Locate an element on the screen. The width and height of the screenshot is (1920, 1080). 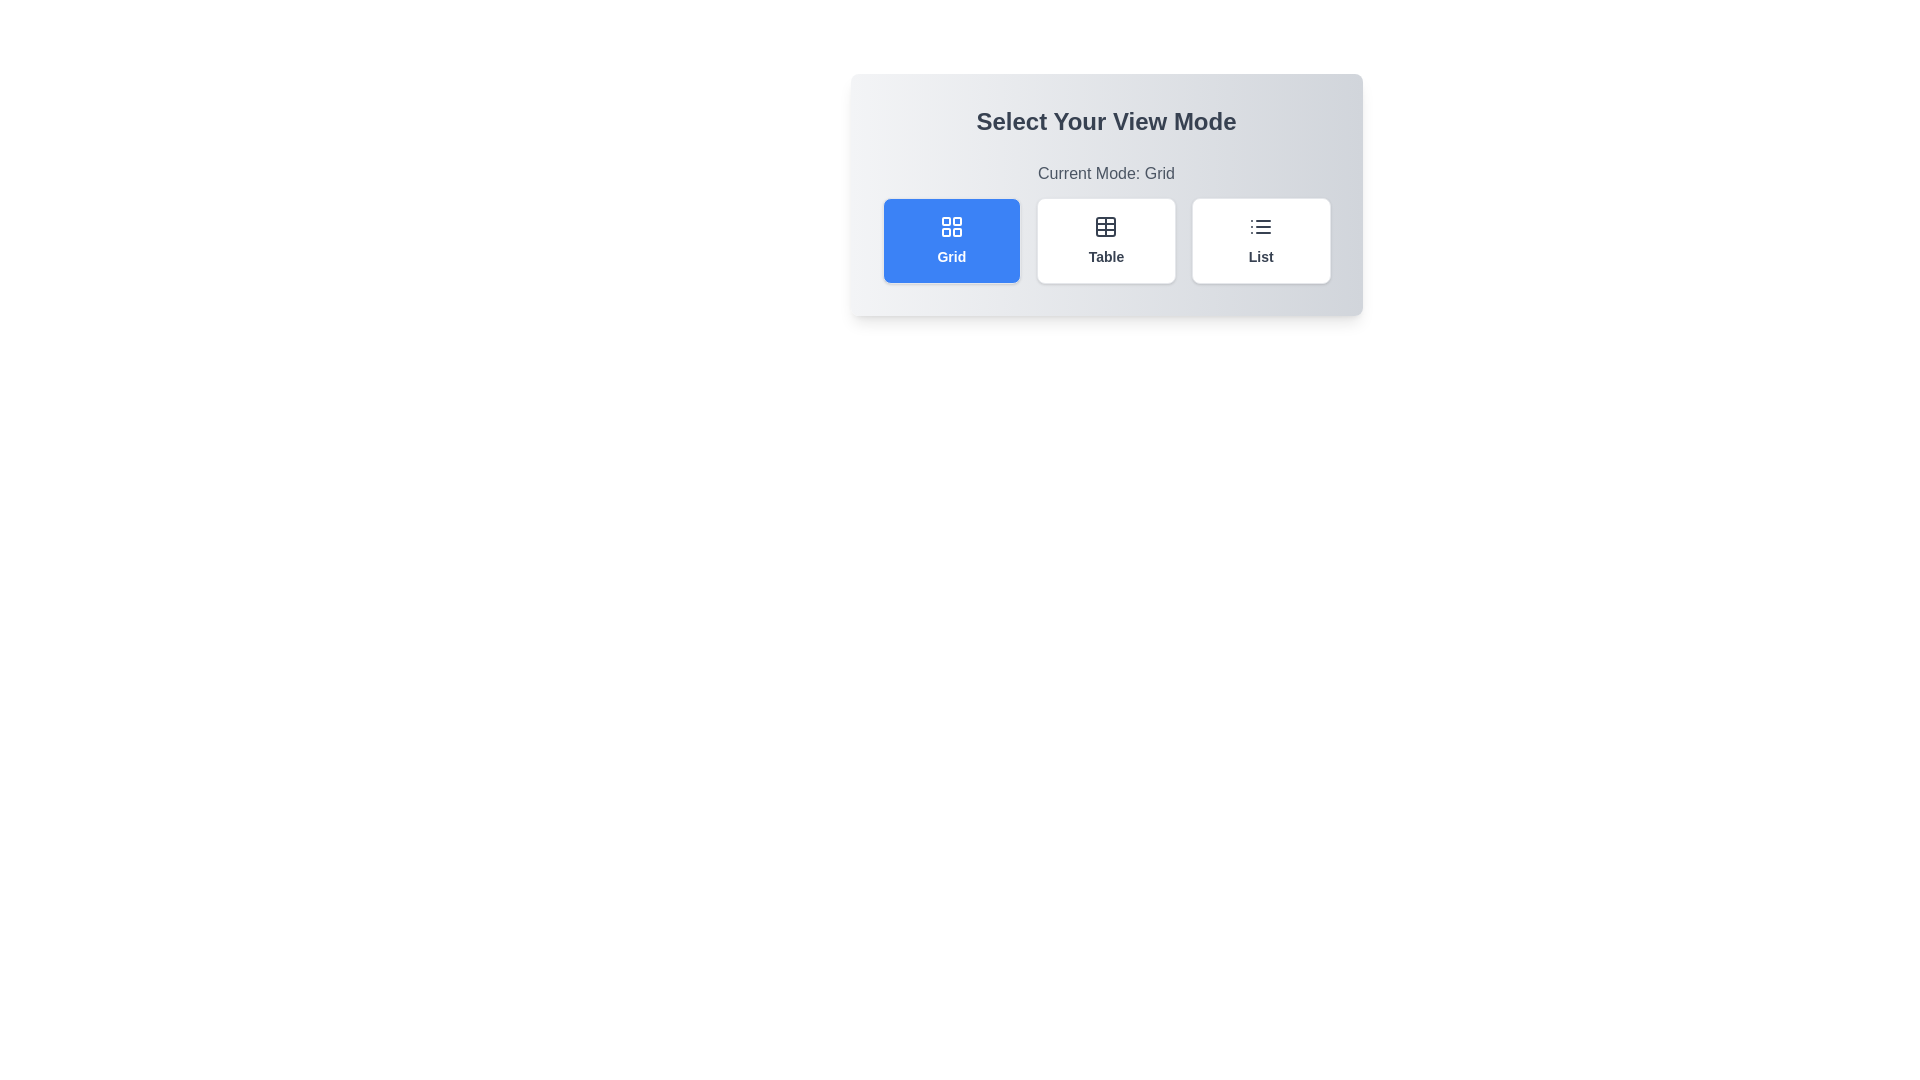
the 'List' text label element, which is a smaller bold font located below the list icon in the view mode selection interface is located at coordinates (1260, 256).